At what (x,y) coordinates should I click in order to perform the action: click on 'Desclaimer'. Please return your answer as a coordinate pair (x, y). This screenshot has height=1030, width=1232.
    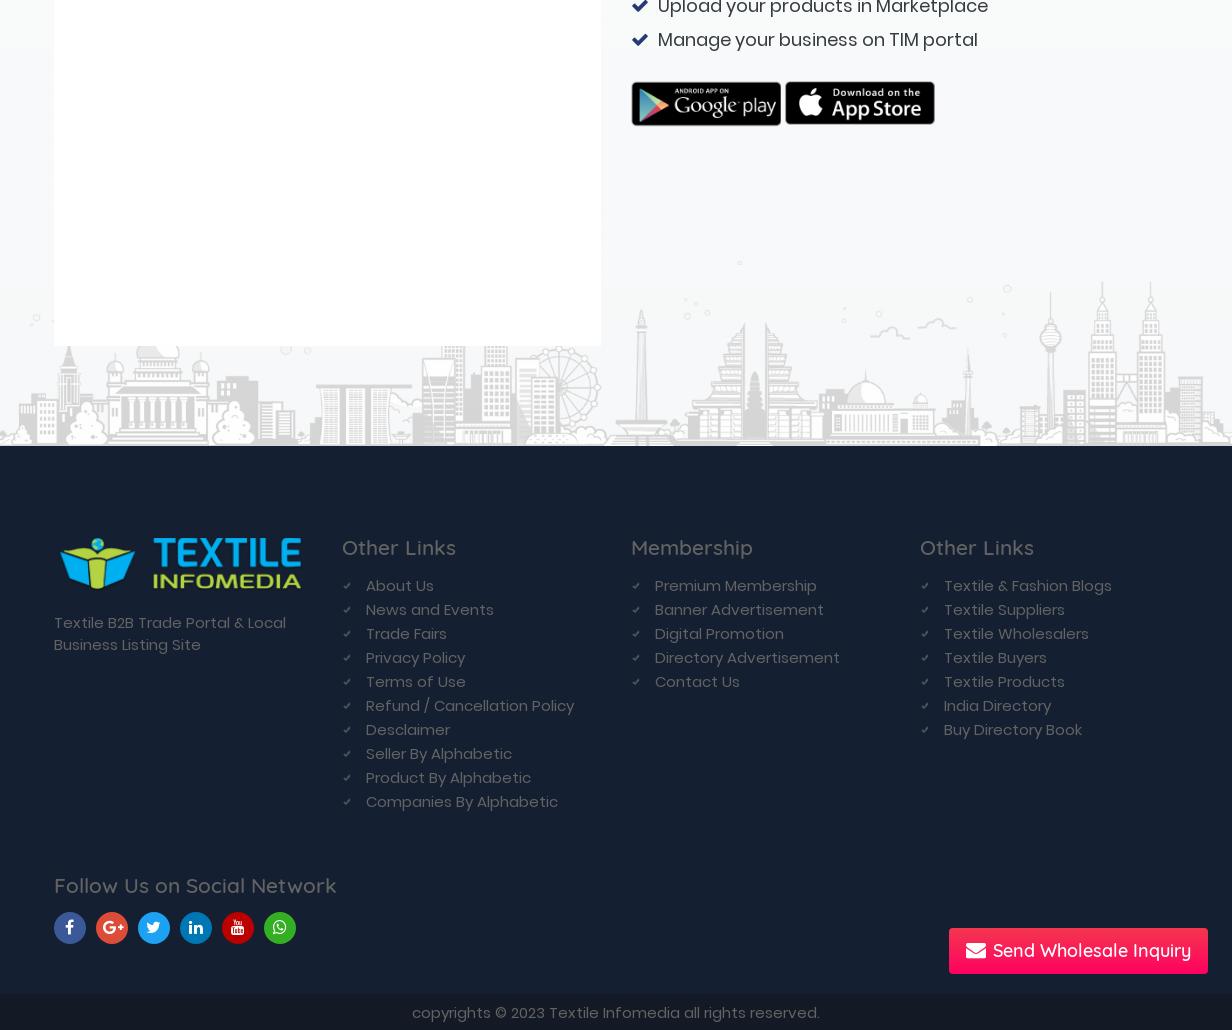
    Looking at the image, I should click on (408, 104).